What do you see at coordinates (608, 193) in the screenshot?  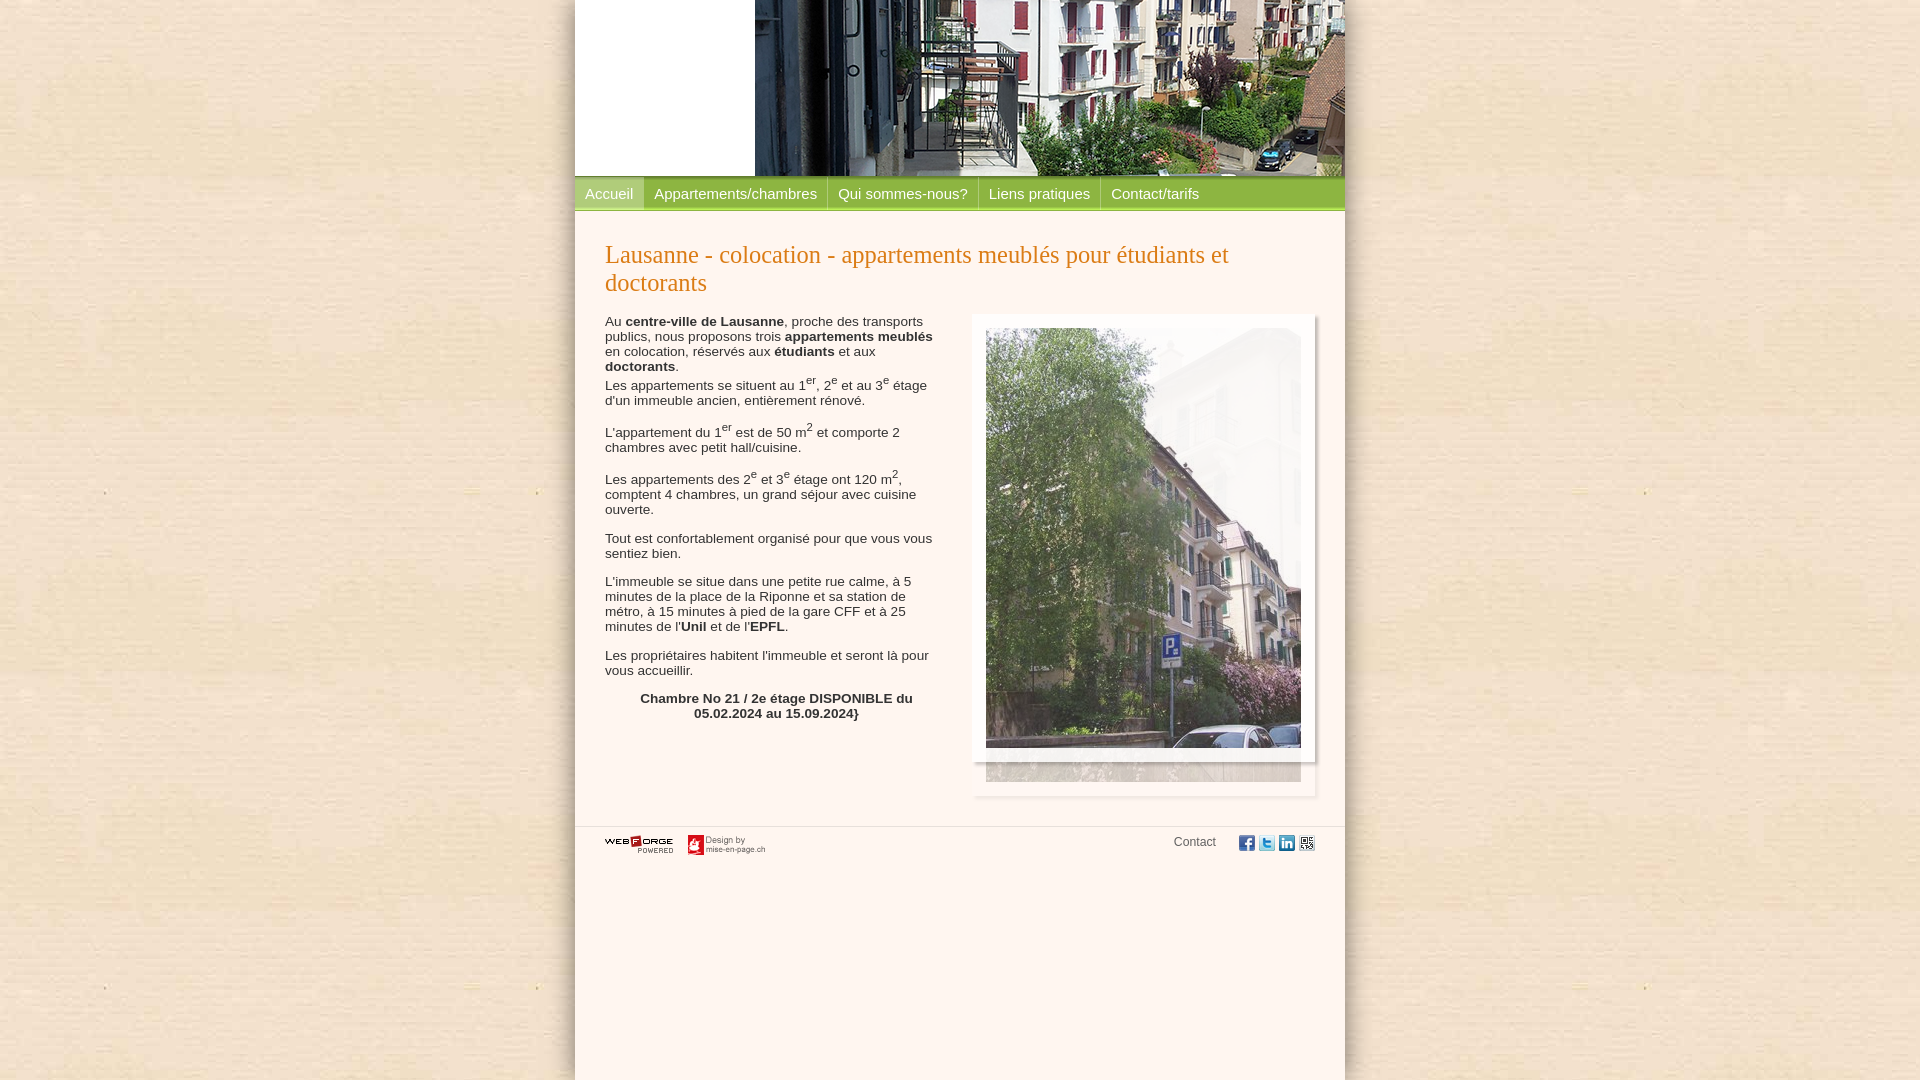 I see `'Accueil'` at bounding box center [608, 193].